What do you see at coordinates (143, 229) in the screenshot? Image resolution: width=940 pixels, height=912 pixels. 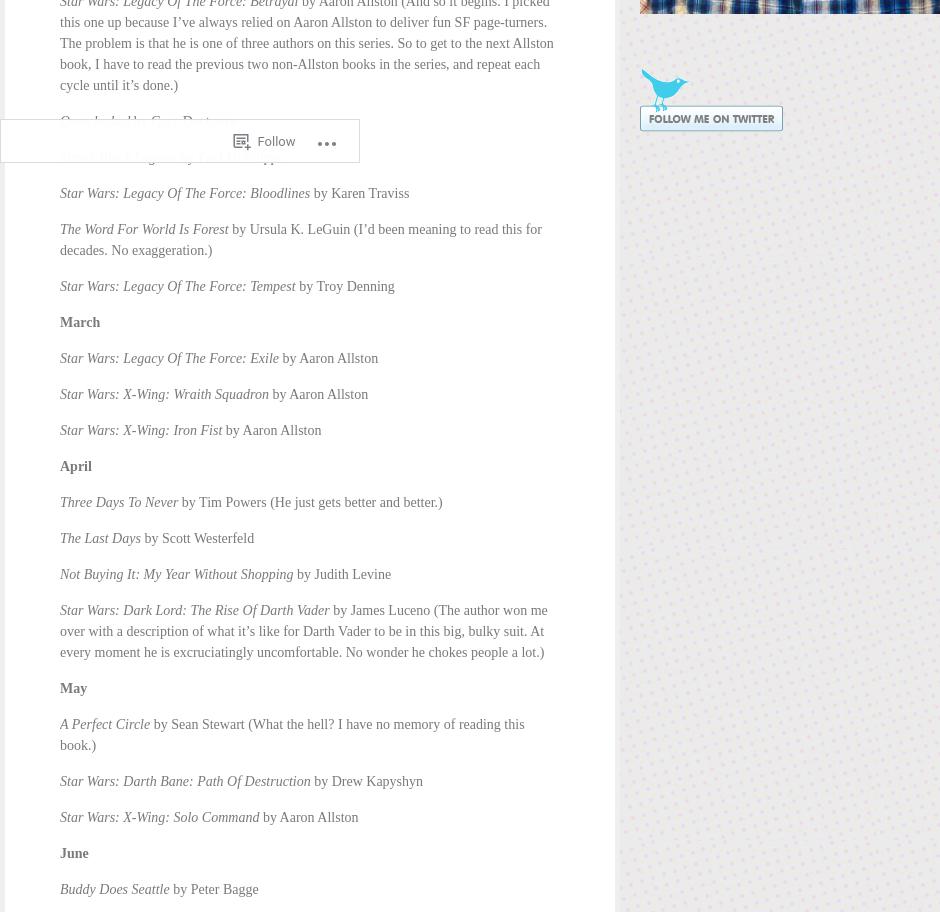 I see `'The Word For World Is Forest'` at bounding box center [143, 229].